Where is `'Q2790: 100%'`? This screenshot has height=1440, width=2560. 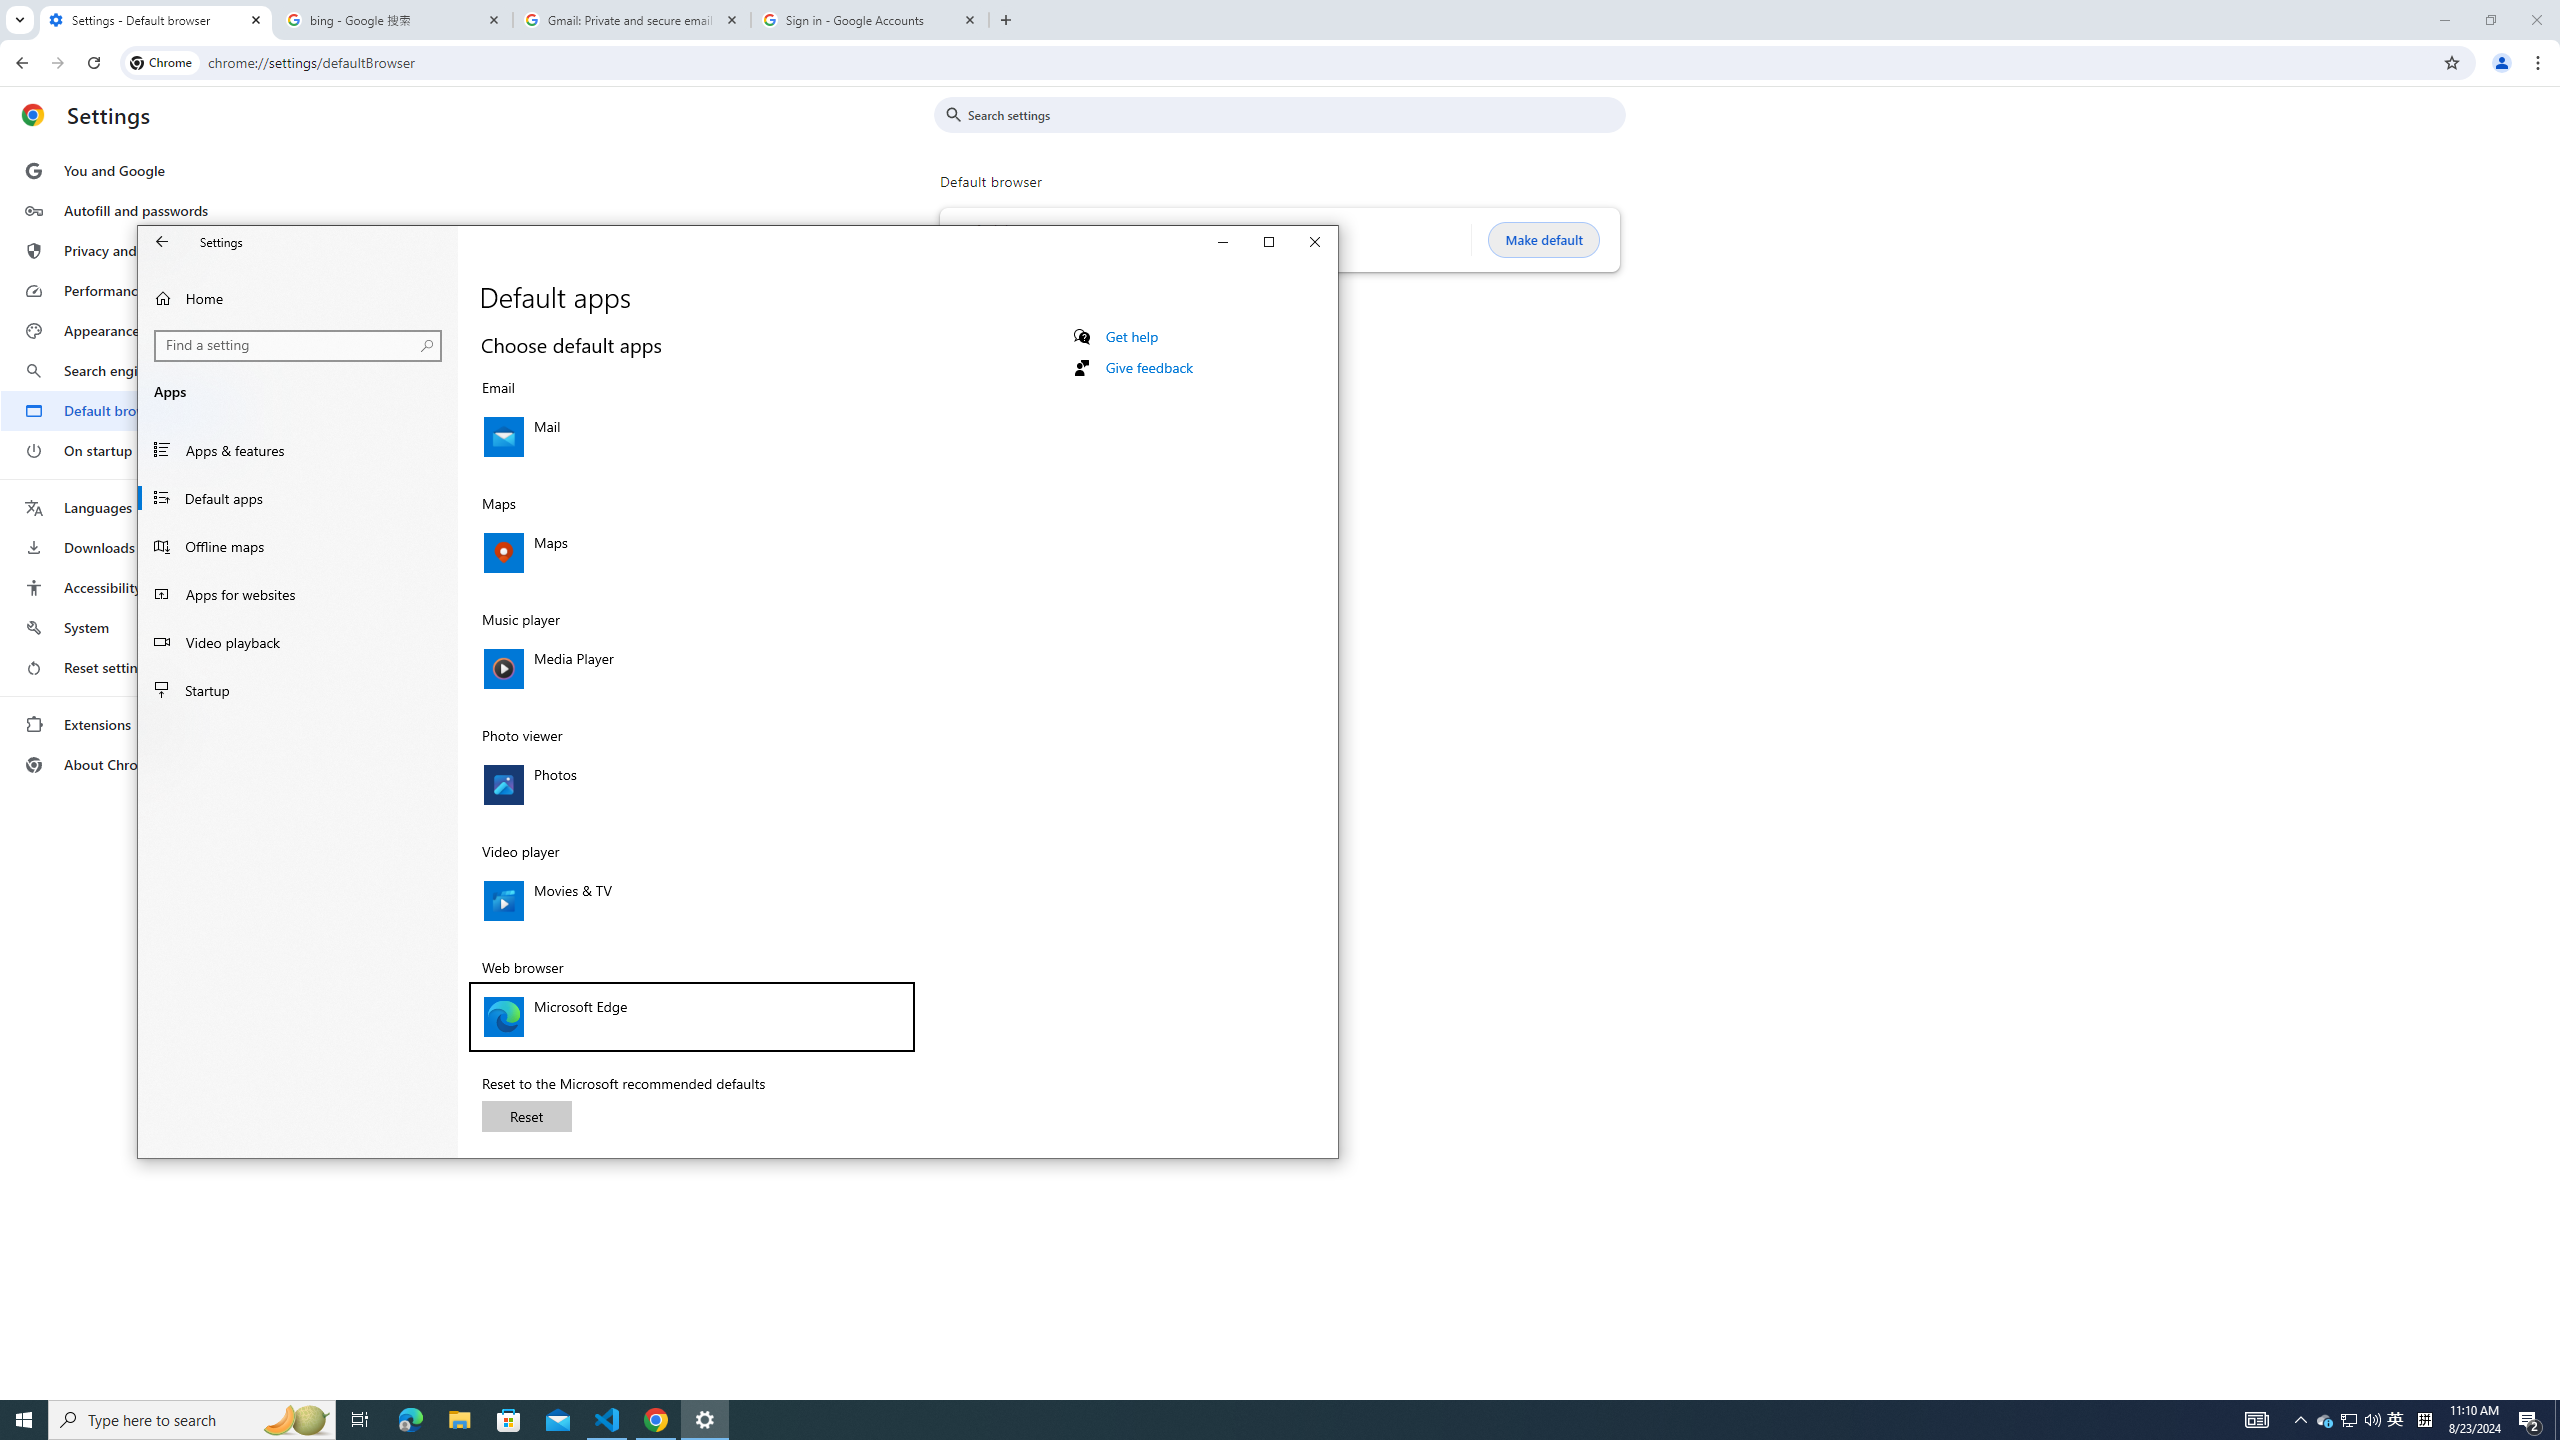 'Q2790: 100%' is located at coordinates (2372, 1418).